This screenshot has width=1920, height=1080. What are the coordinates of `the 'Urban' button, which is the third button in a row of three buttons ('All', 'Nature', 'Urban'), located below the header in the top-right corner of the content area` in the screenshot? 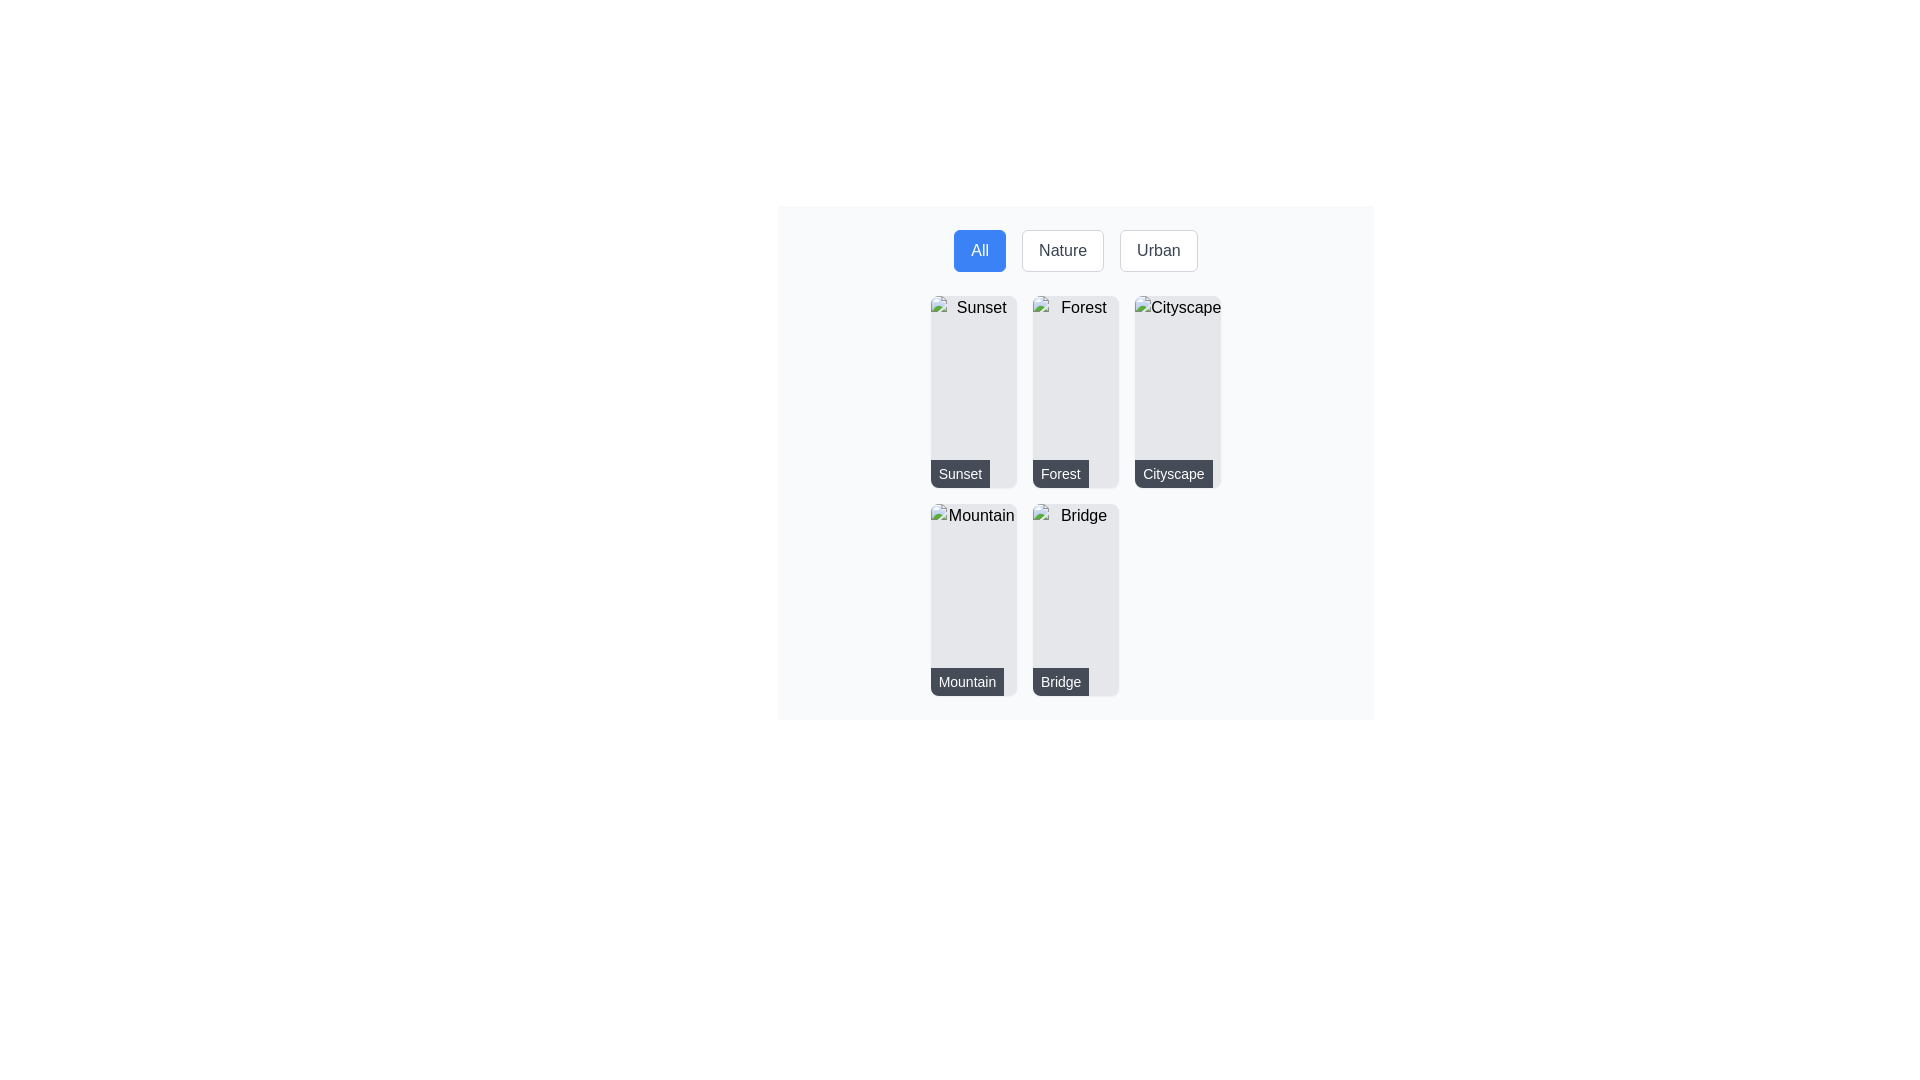 It's located at (1158, 249).